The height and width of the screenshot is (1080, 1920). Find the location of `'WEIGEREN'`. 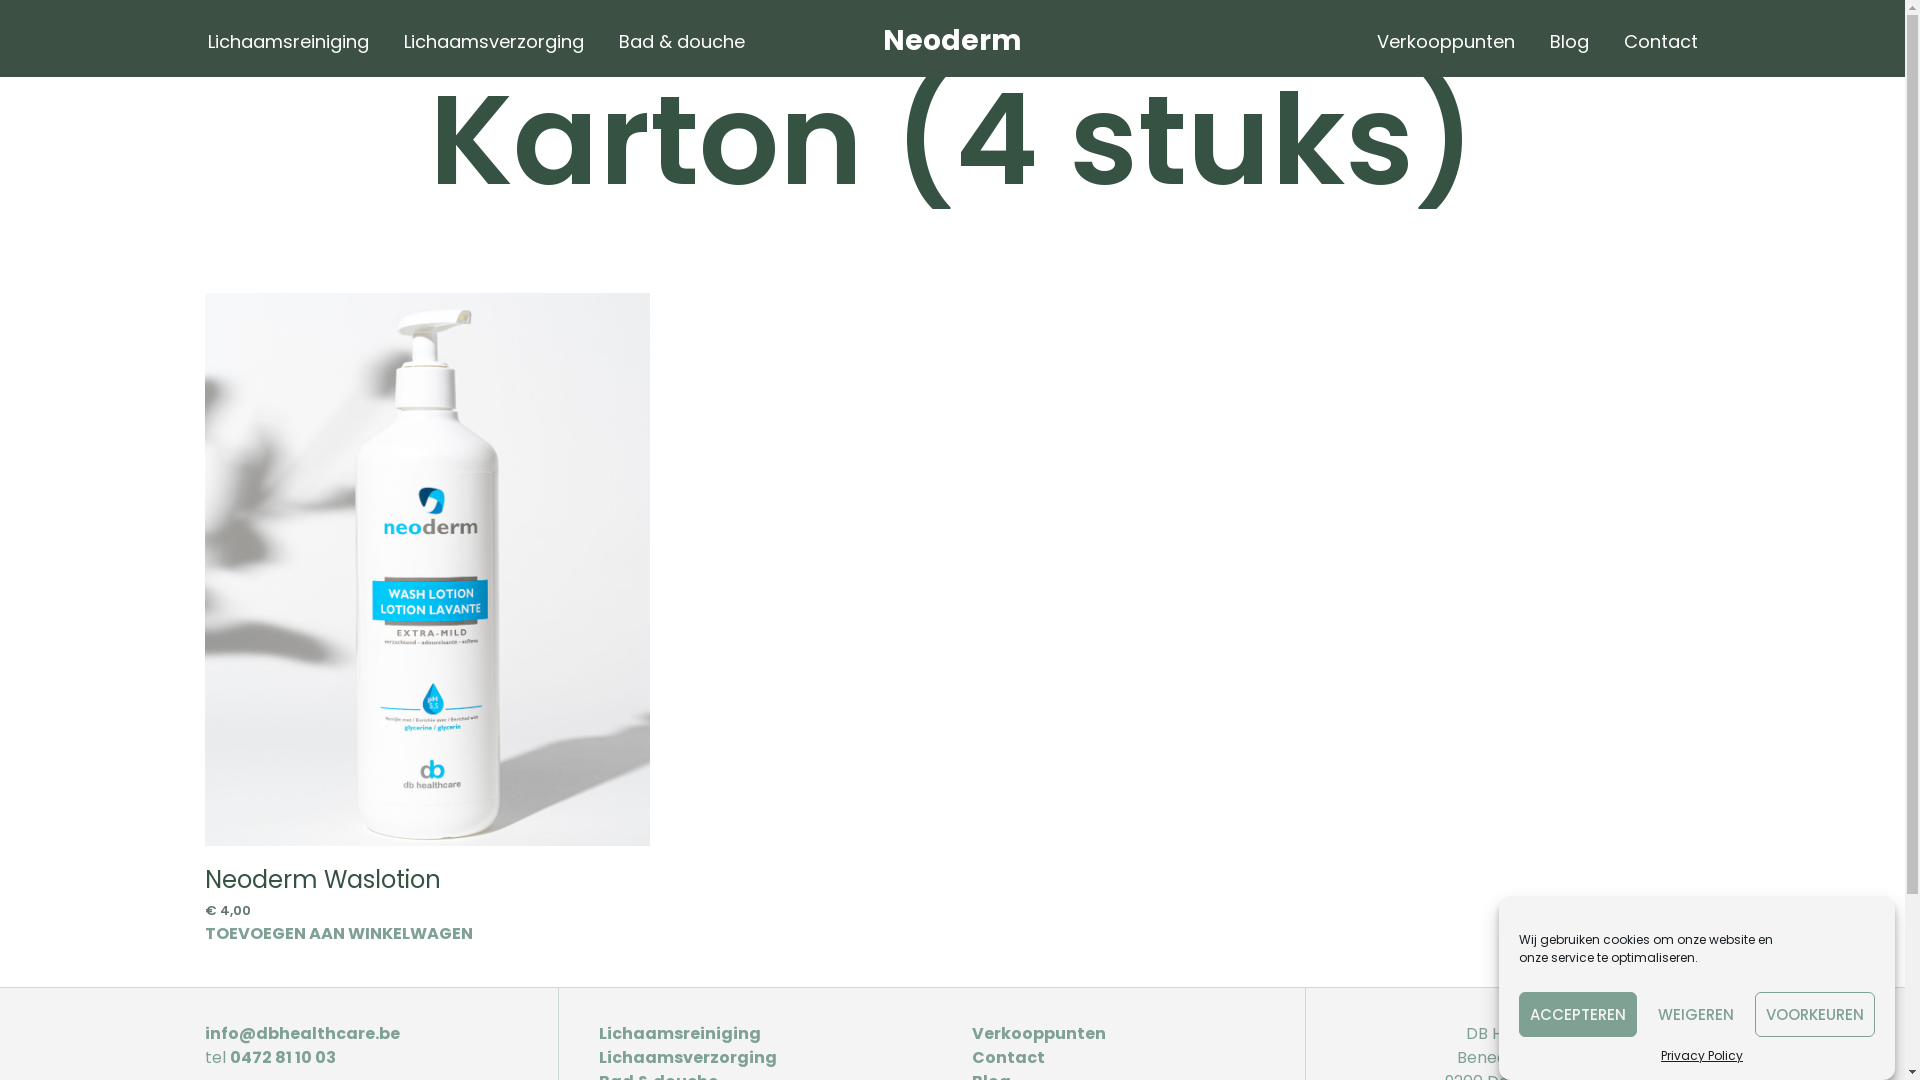

'WEIGEREN' is located at coordinates (1694, 1014).